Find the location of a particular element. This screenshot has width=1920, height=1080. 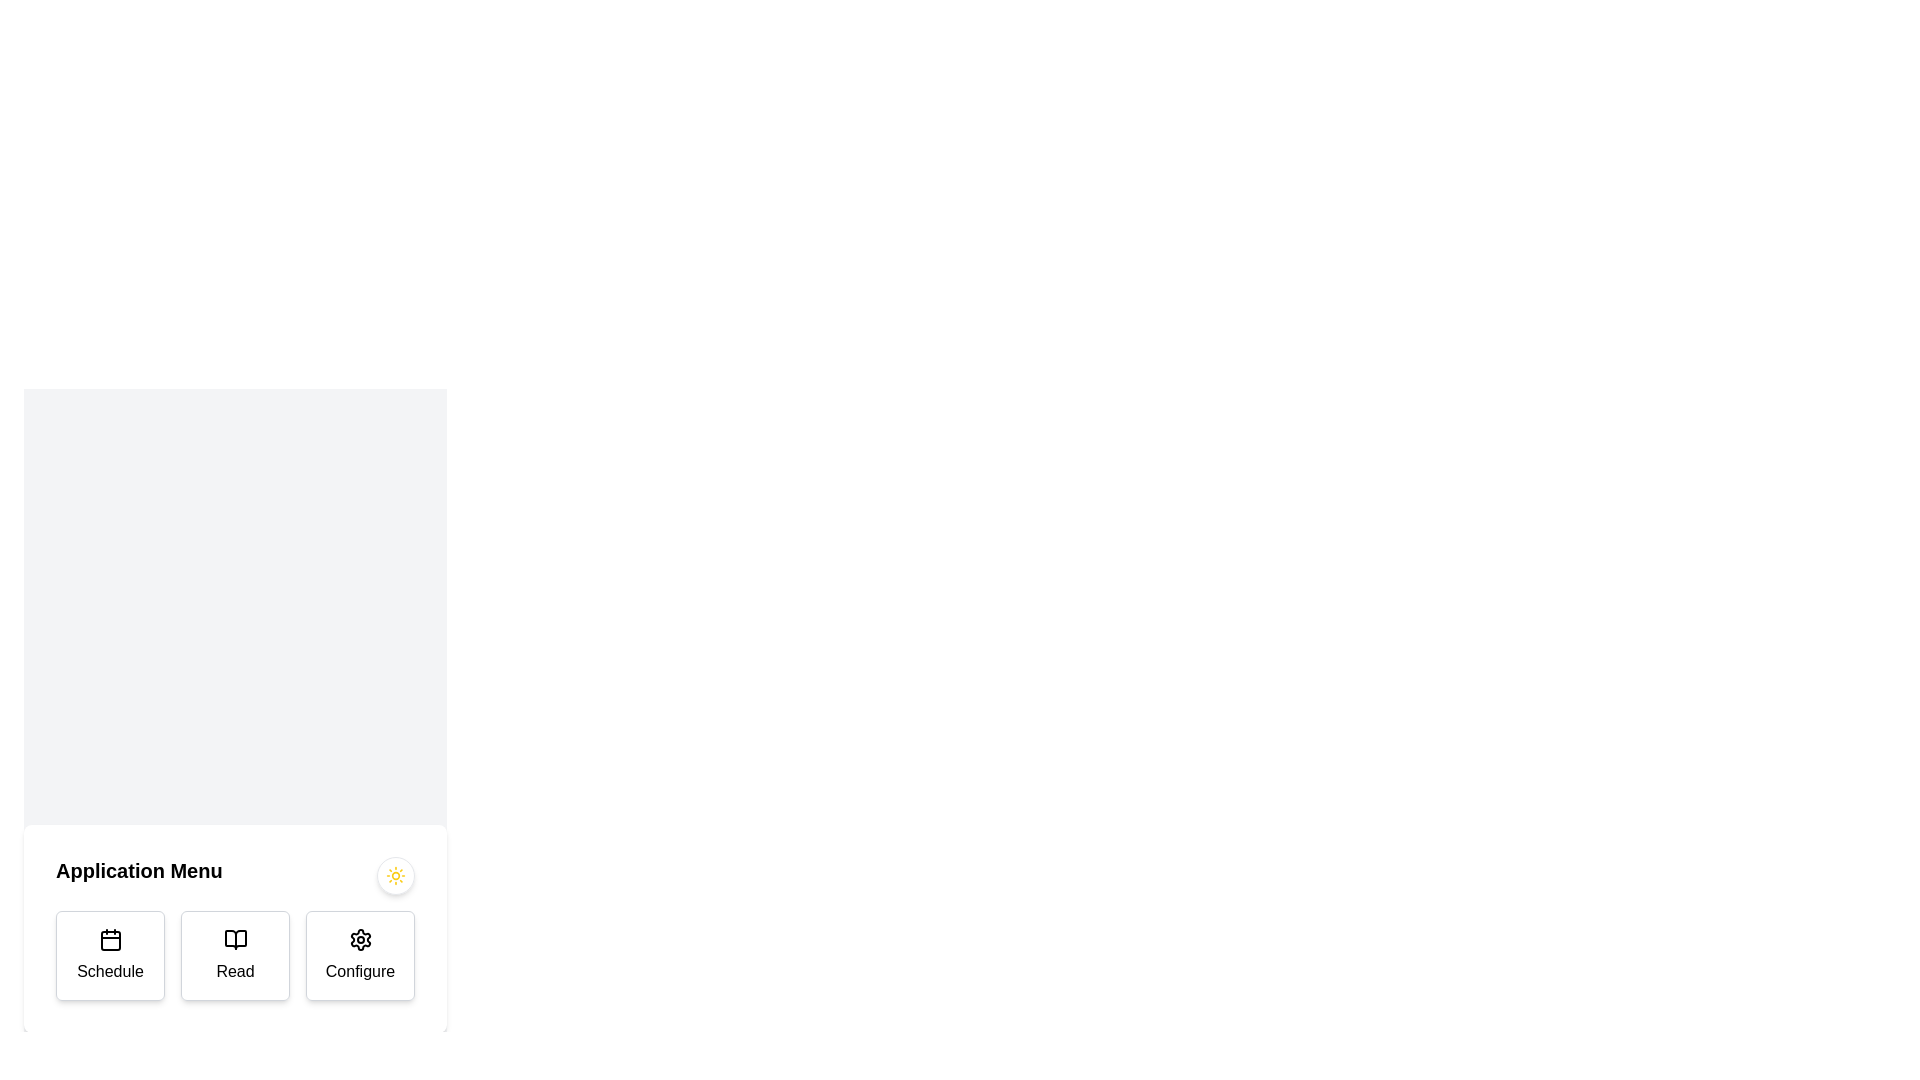

the 'Configure' button, which is a rounded rectangular button with a white background and a black gear icon is located at coordinates (360, 955).